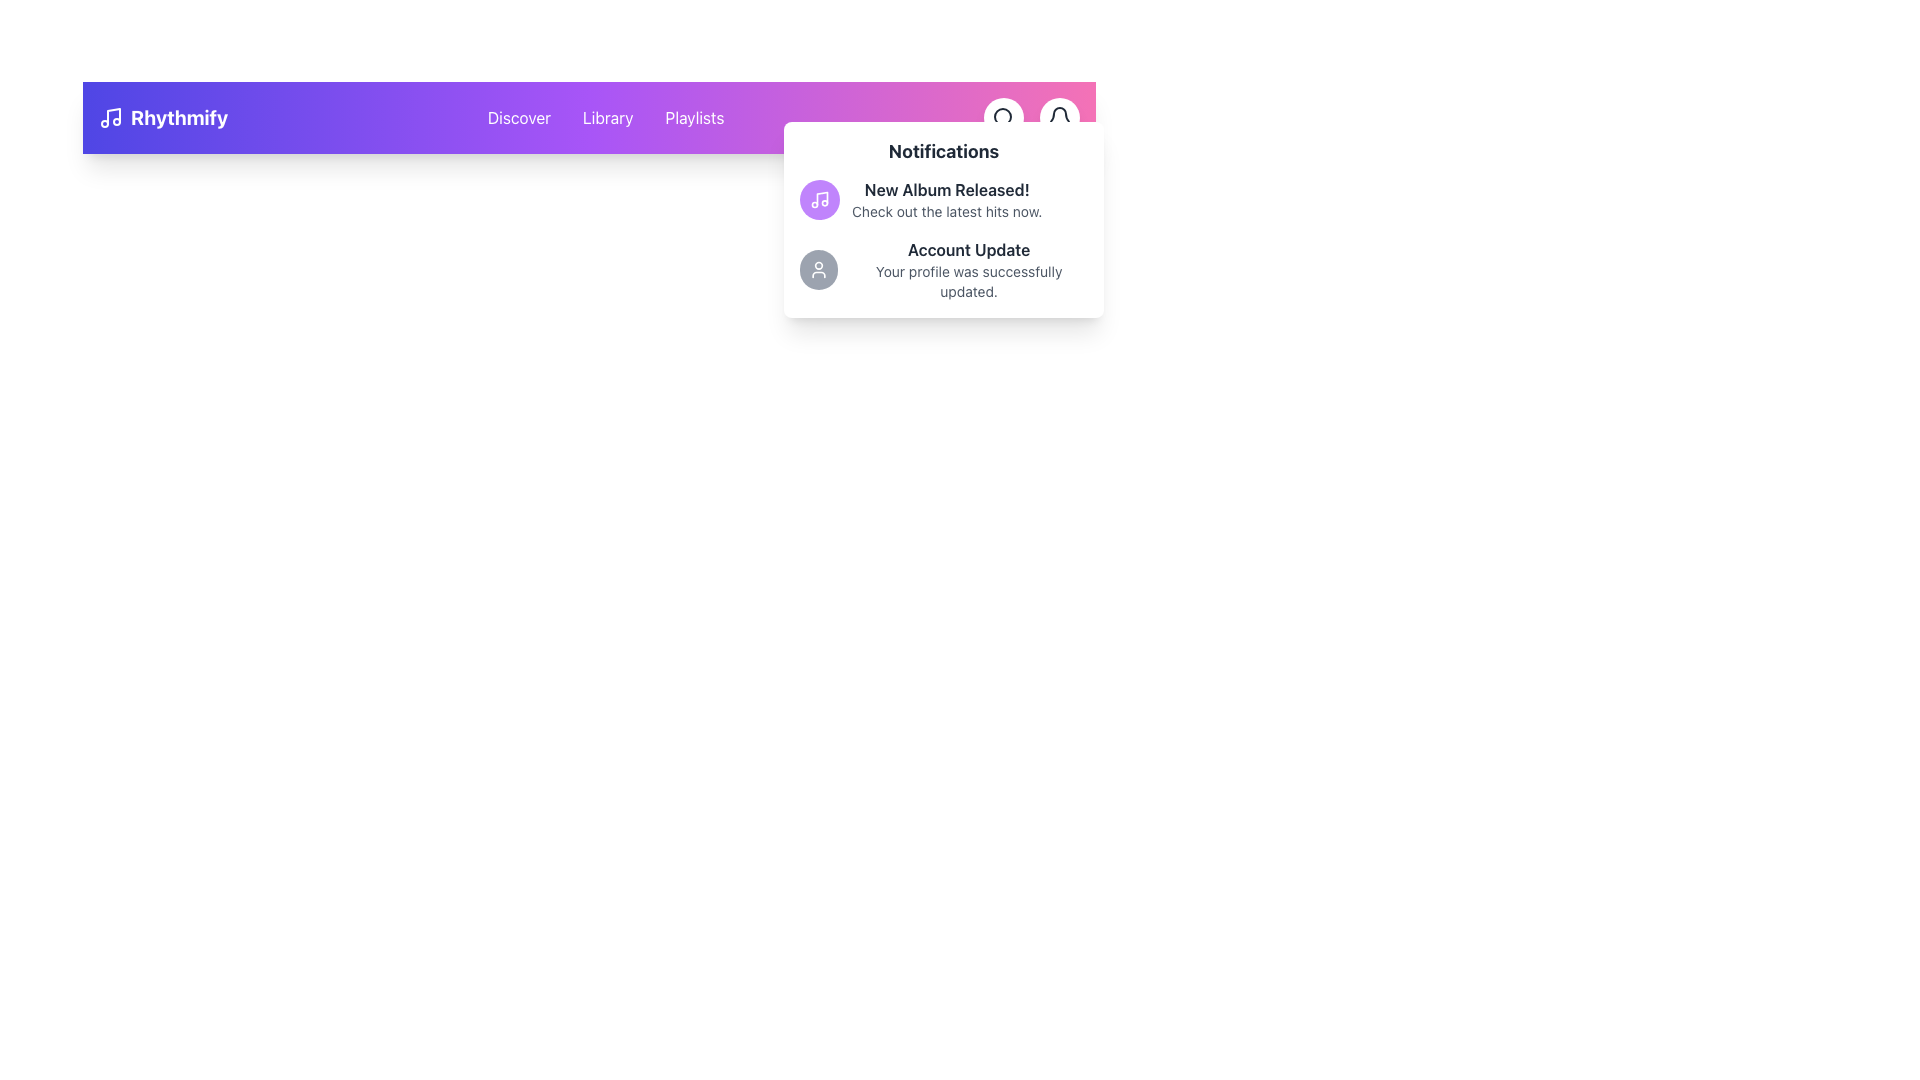 The image size is (1920, 1080). Describe the element at coordinates (694, 118) in the screenshot. I see `the 'Playlists' hyperlink, which is the third item in the horizontal navigation menu with white text and an underline effect on hover` at that location.